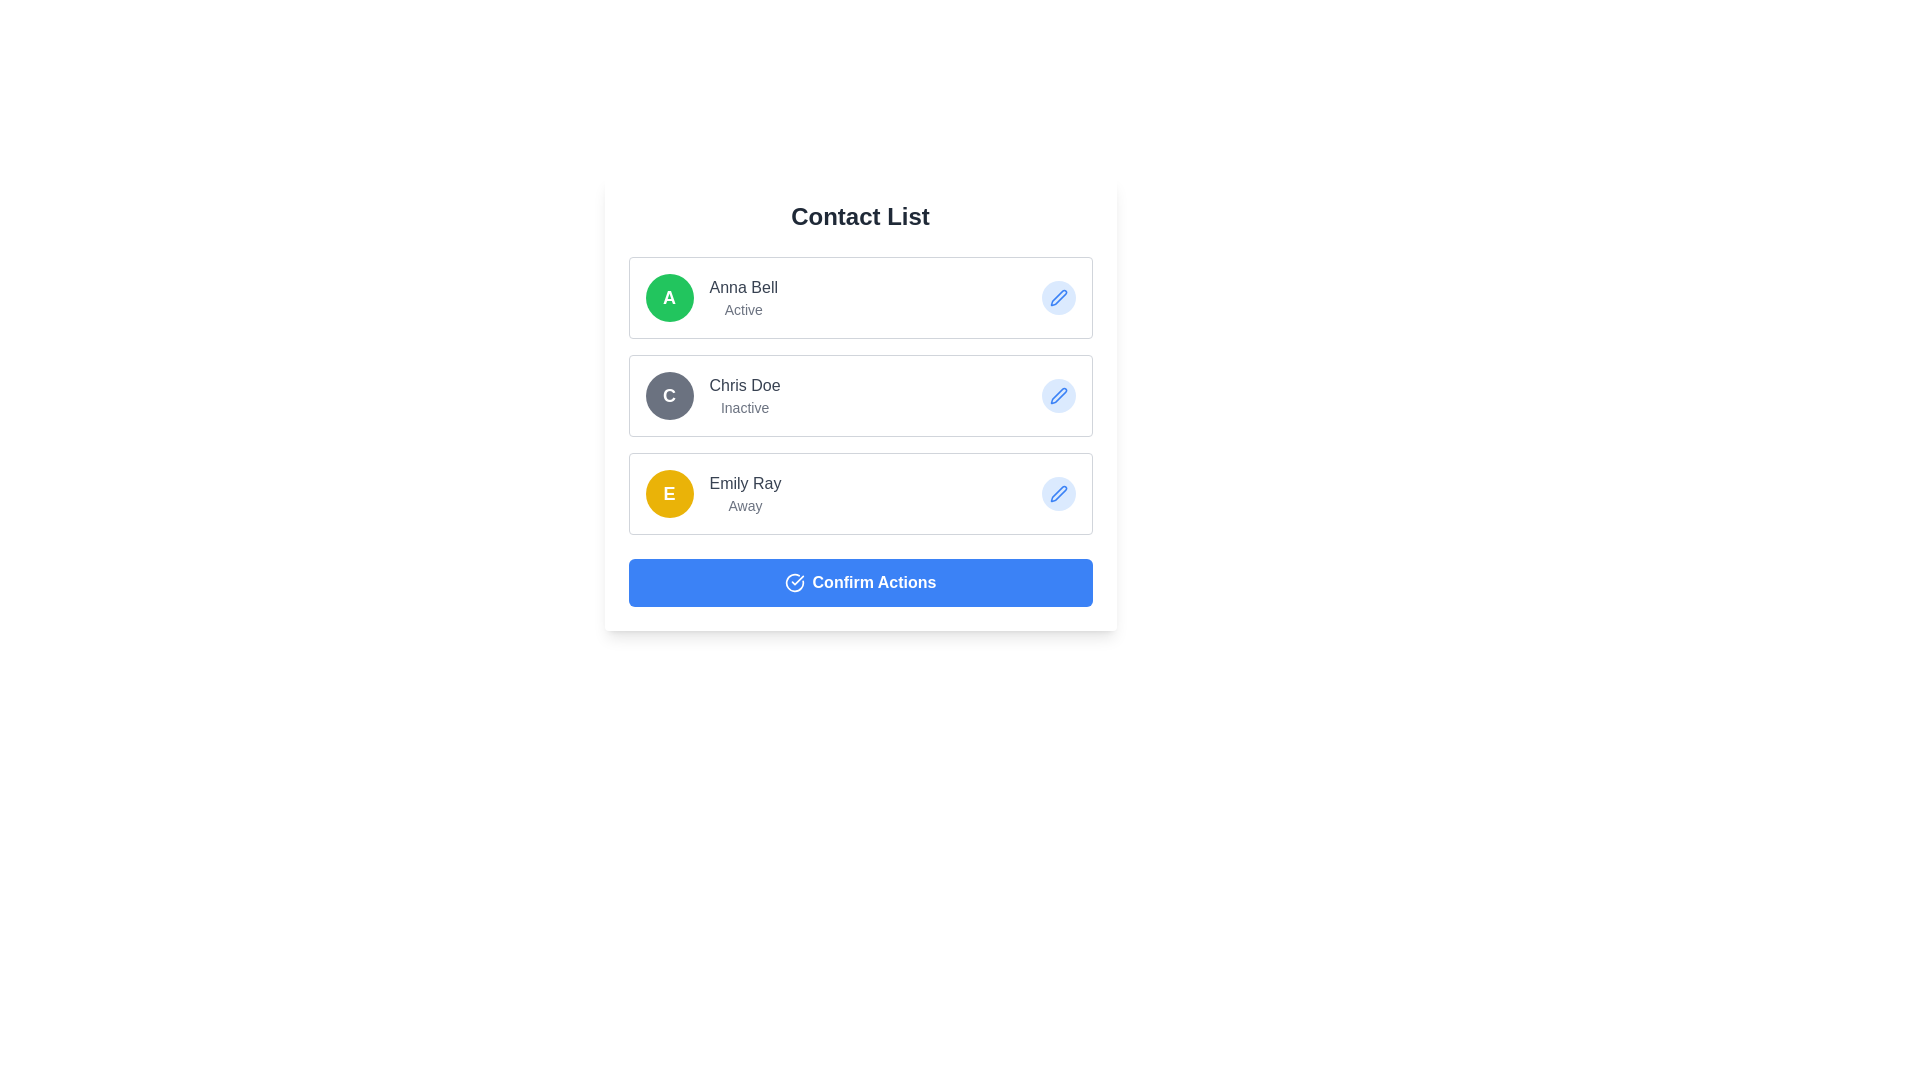  I want to click on the Text display block containing the name 'Anna Bell' and the status 'active', which is part of the first contact entry in the 'Contact List', so click(742, 297).